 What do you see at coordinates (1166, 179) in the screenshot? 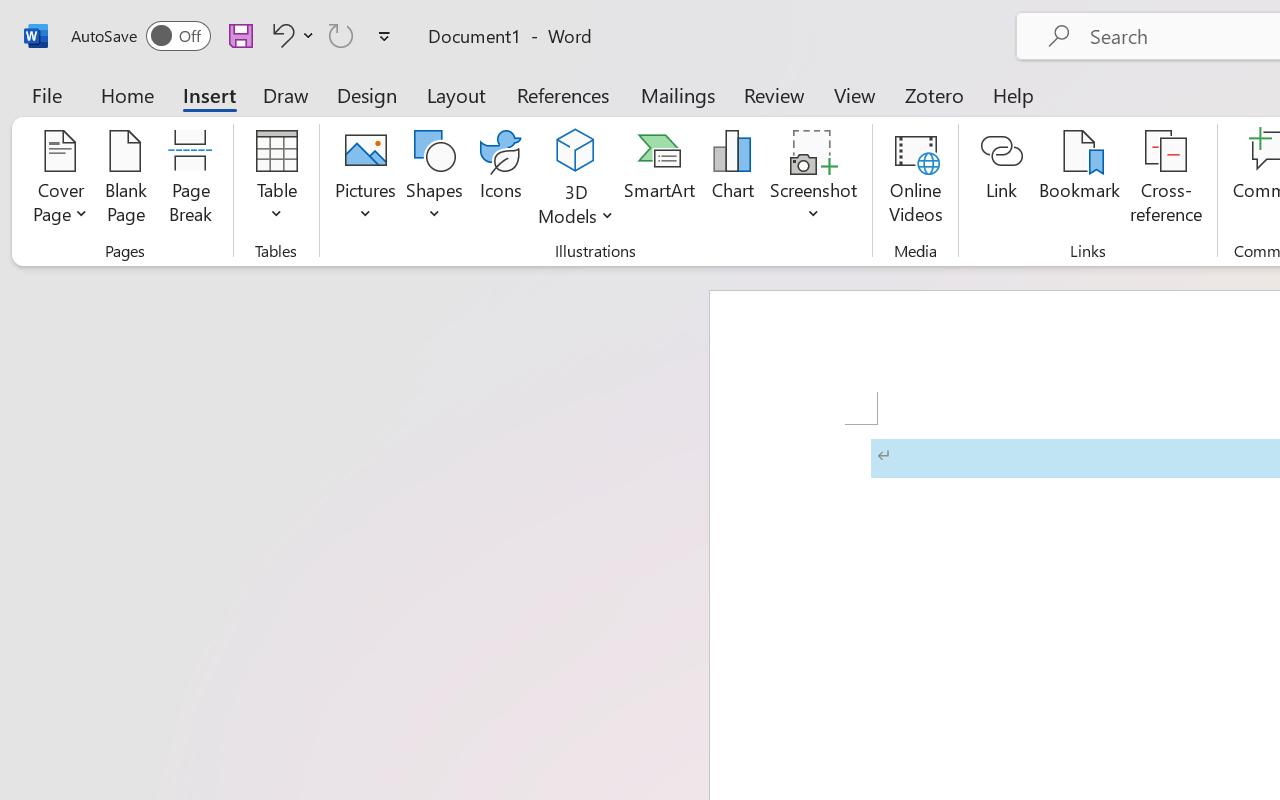
I see `'Cross-reference...'` at bounding box center [1166, 179].